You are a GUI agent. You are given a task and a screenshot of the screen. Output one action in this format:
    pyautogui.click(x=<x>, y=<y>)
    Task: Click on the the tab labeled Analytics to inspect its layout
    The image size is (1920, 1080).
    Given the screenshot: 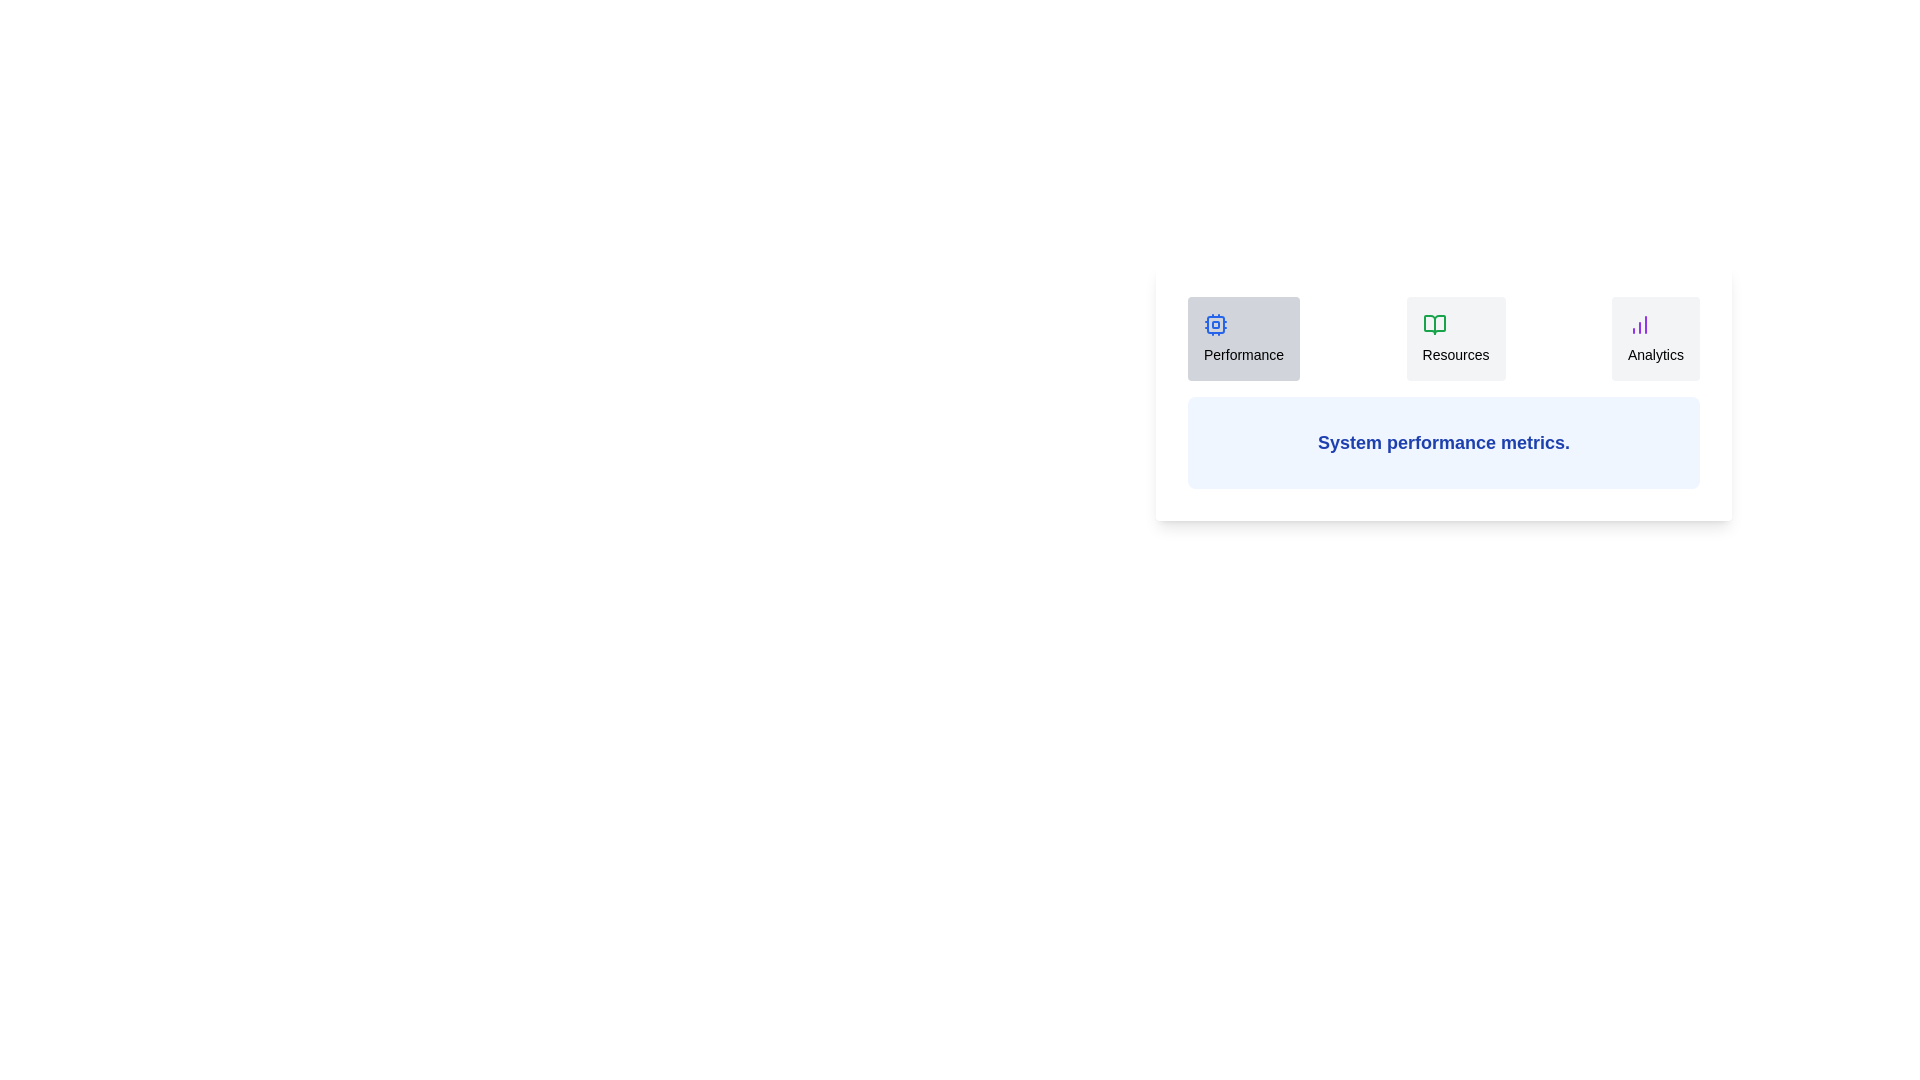 What is the action you would take?
    pyautogui.click(x=1655, y=338)
    